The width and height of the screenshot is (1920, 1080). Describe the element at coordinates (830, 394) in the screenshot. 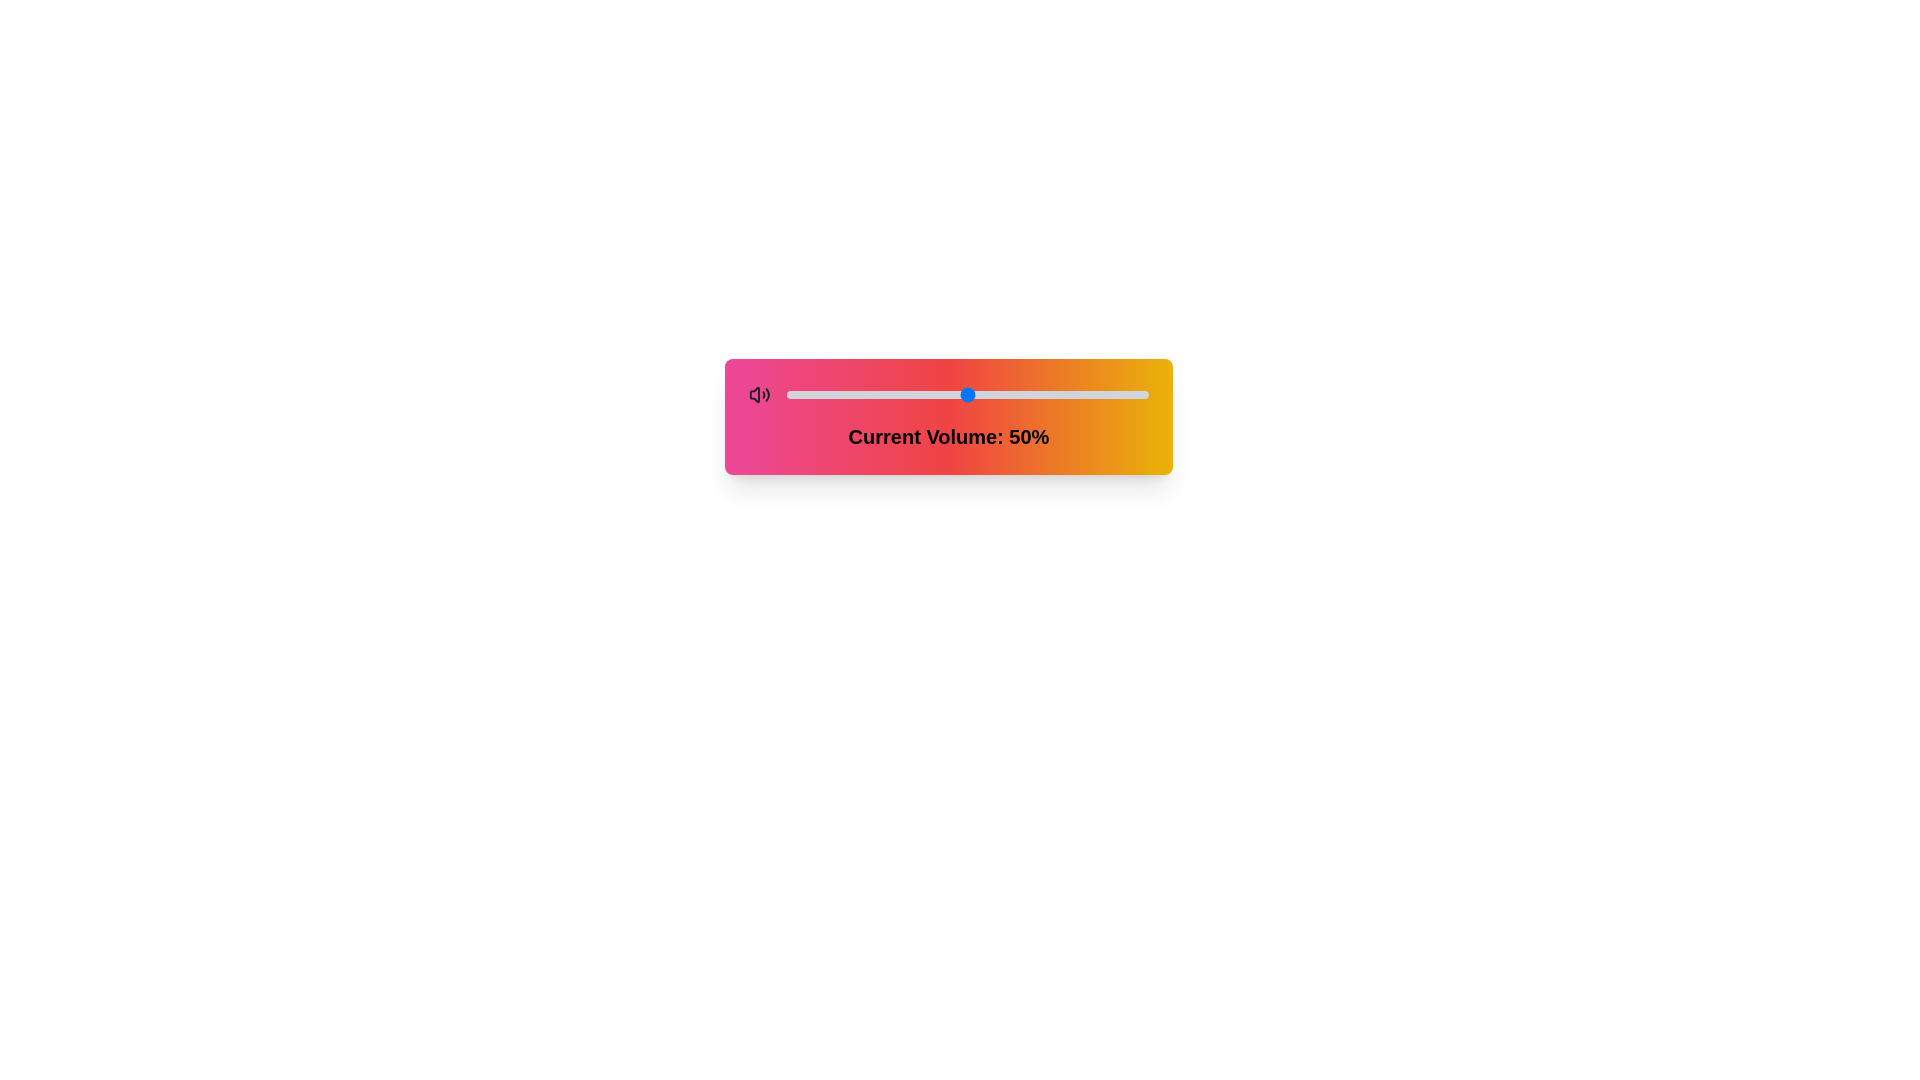

I see `the volume slider to 12%, observing the icon change dynamically` at that location.